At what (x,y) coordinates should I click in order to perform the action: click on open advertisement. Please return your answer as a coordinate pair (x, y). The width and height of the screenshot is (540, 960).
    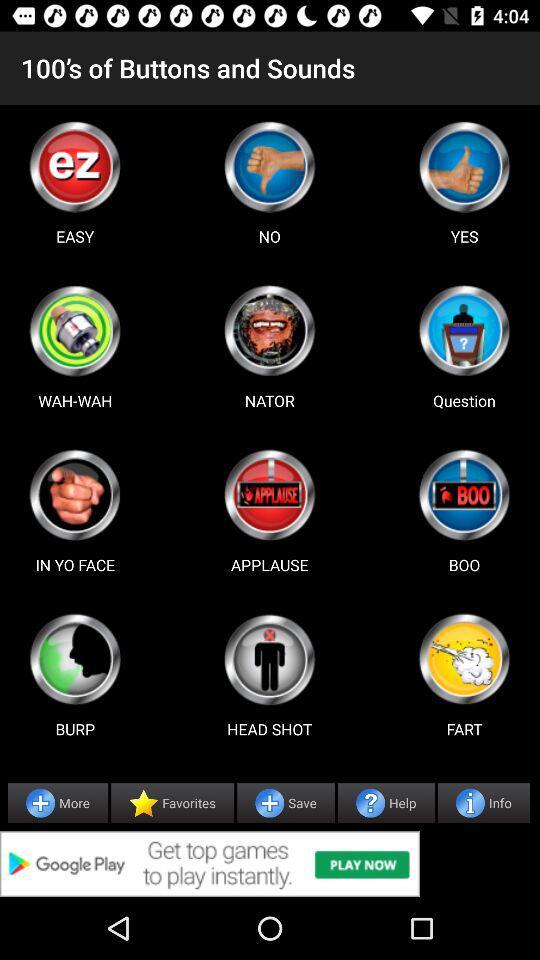
    Looking at the image, I should click on (270, 863).